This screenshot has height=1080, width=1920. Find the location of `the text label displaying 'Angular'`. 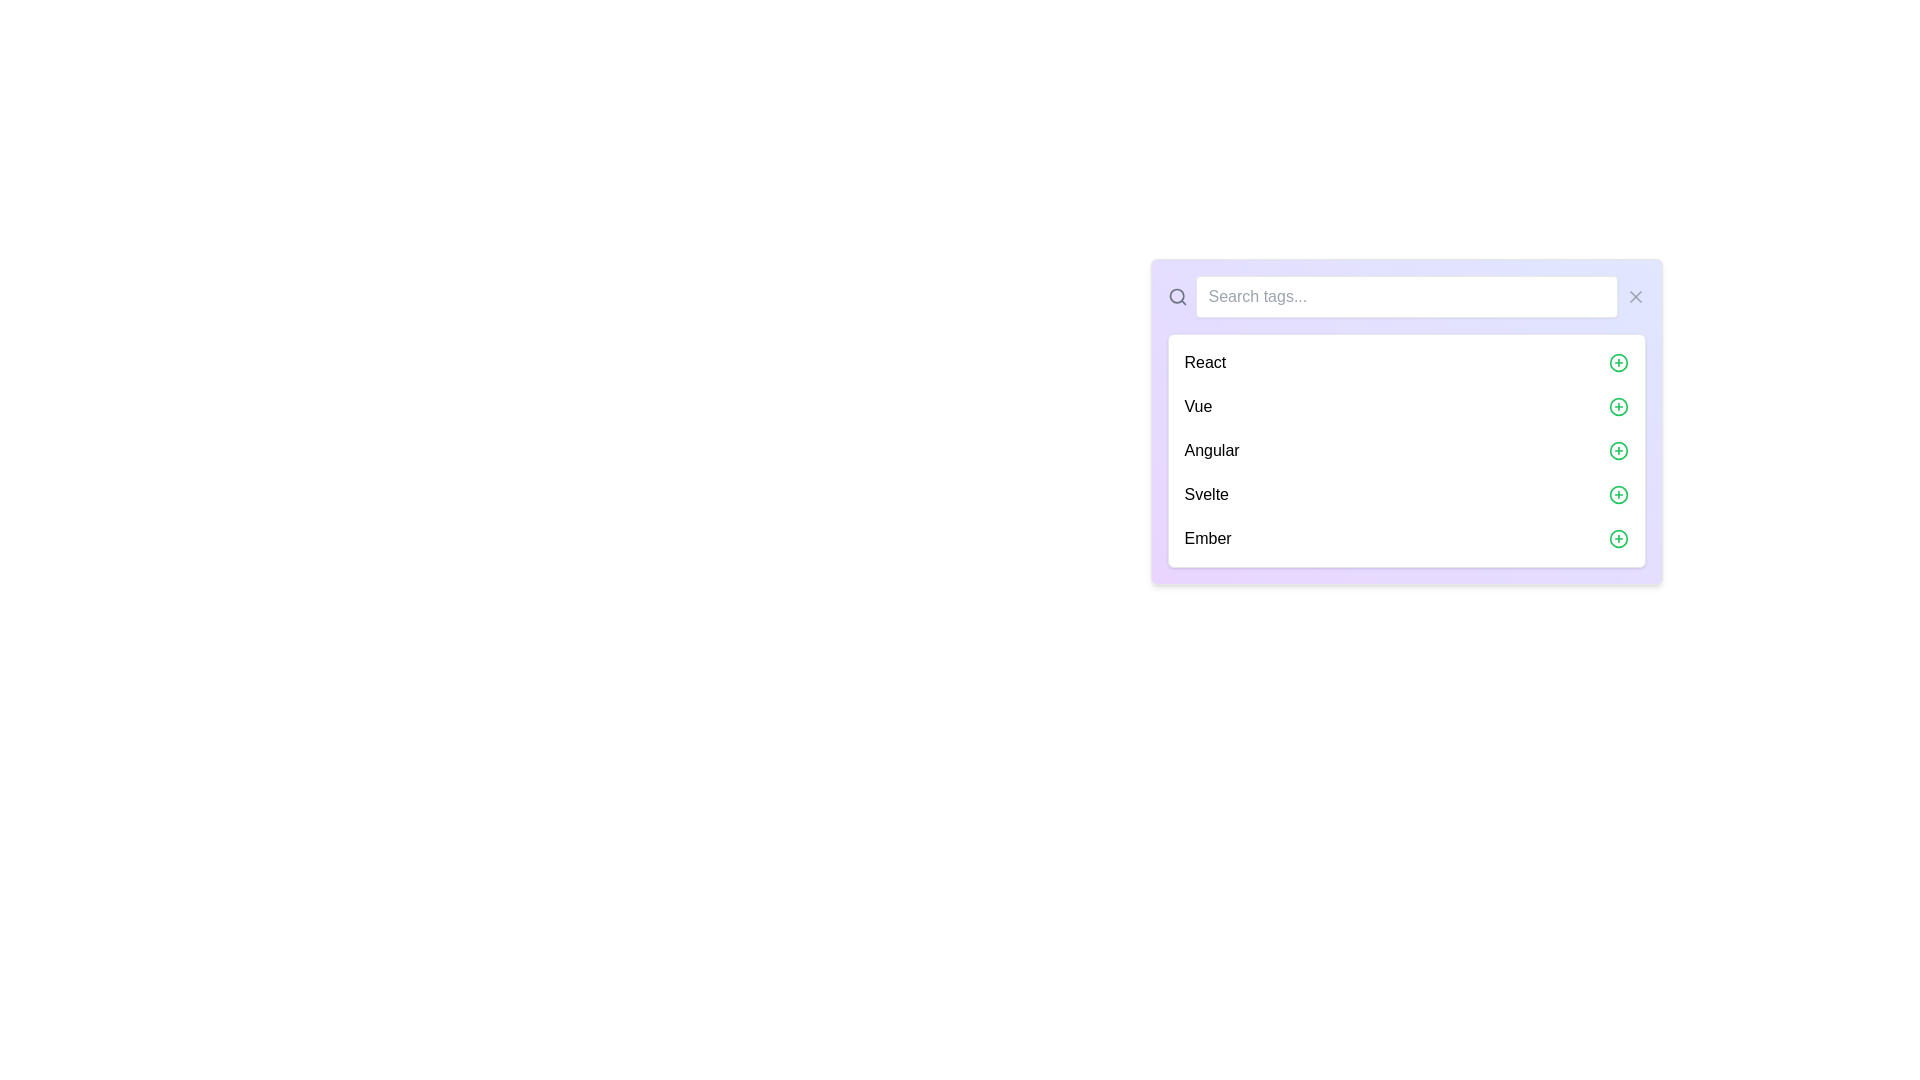

the text label displaying 'Angular' is located at coordinates (1211, 451).